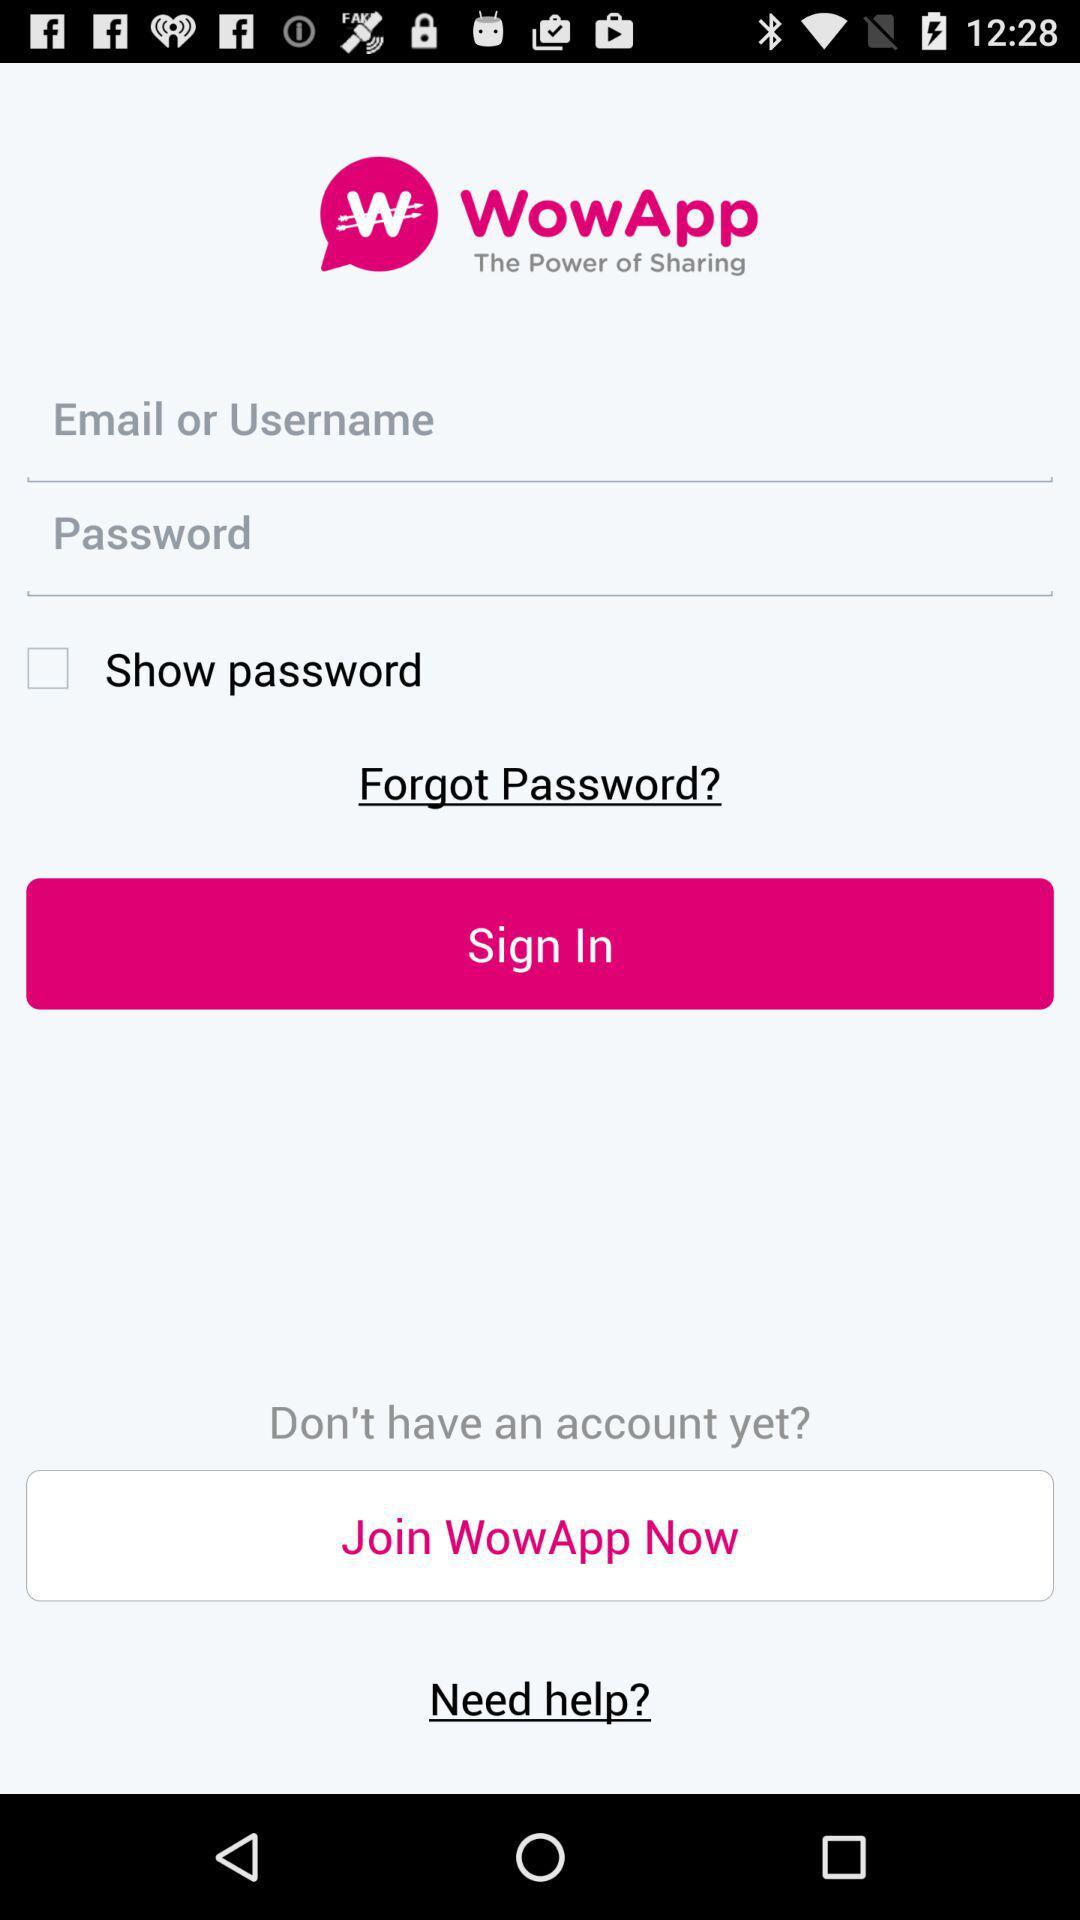 Image resolution: width=1080 pixels, height=1920 pixels. What do you see at coordinates (540, 539) in the screenshot?
I see `icon above the show password icon` at bounding box center [540, 539].